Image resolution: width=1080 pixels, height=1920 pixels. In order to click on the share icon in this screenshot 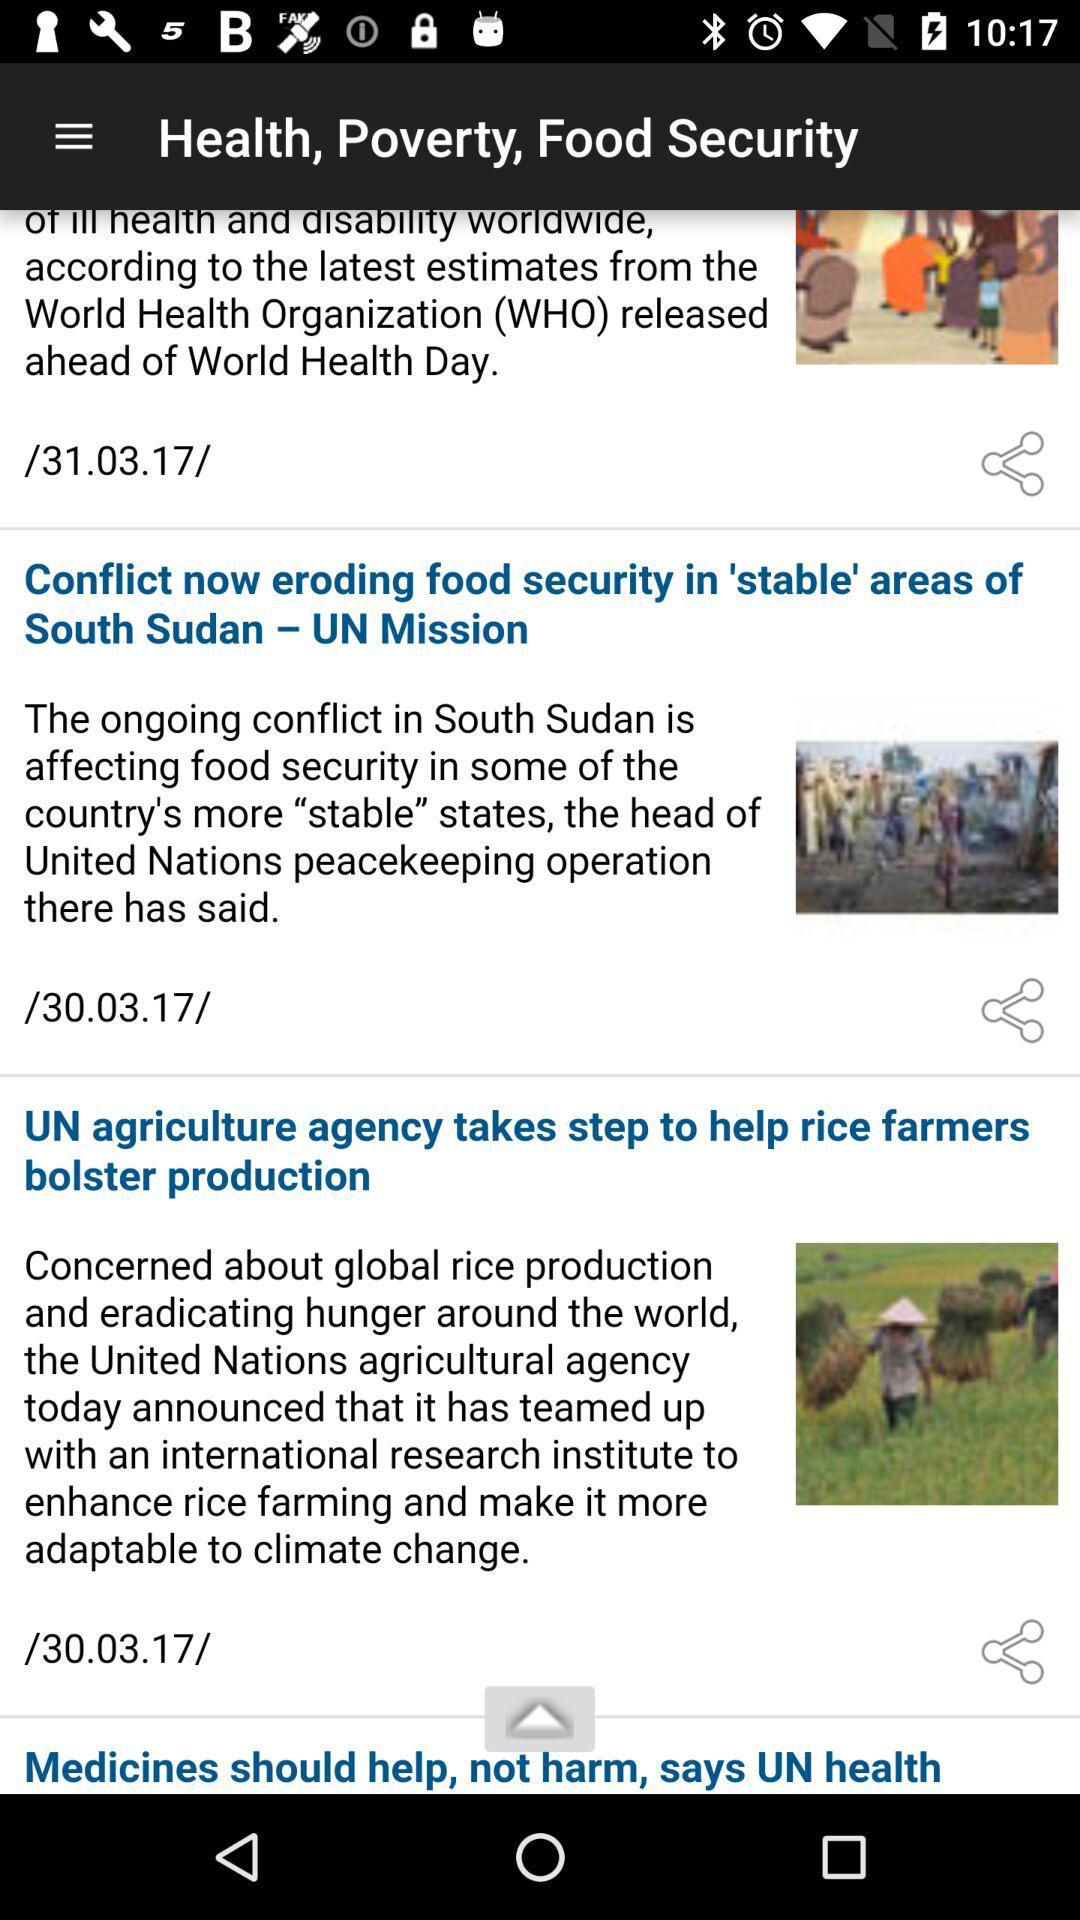, I will do `click(1017, 1011)`.